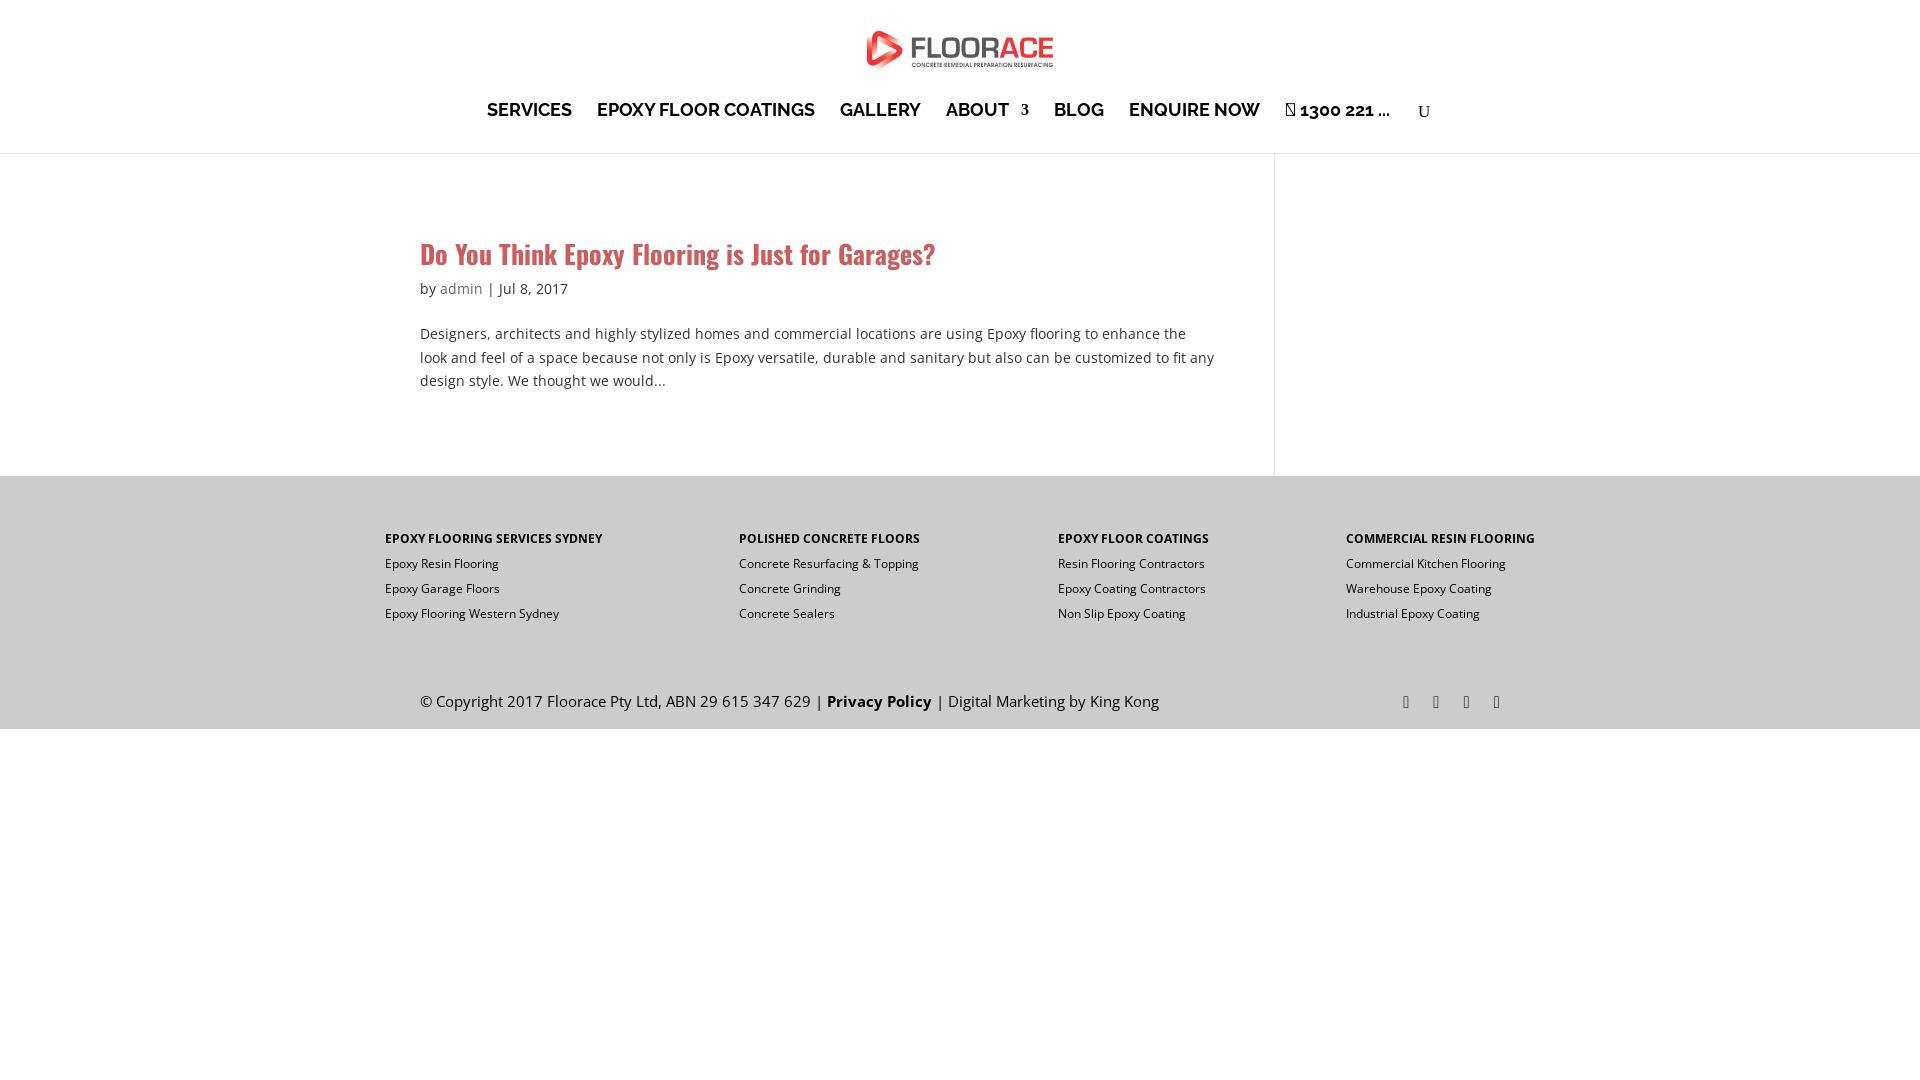  What do you see at coordinates (1056, 612) in the screenshot?
I see `'Non Slip Epoxy Coating'` at bounding box center [1056, 612].